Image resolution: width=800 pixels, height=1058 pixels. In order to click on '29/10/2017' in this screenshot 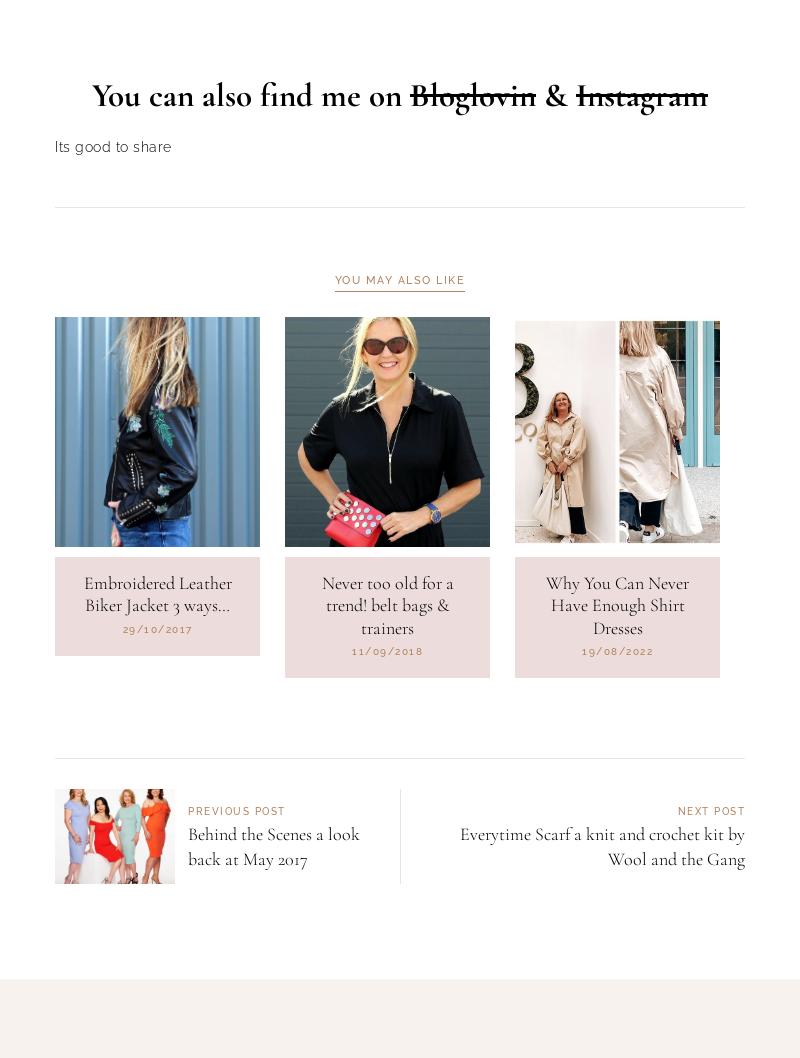, I will do `click(121, 731)`.